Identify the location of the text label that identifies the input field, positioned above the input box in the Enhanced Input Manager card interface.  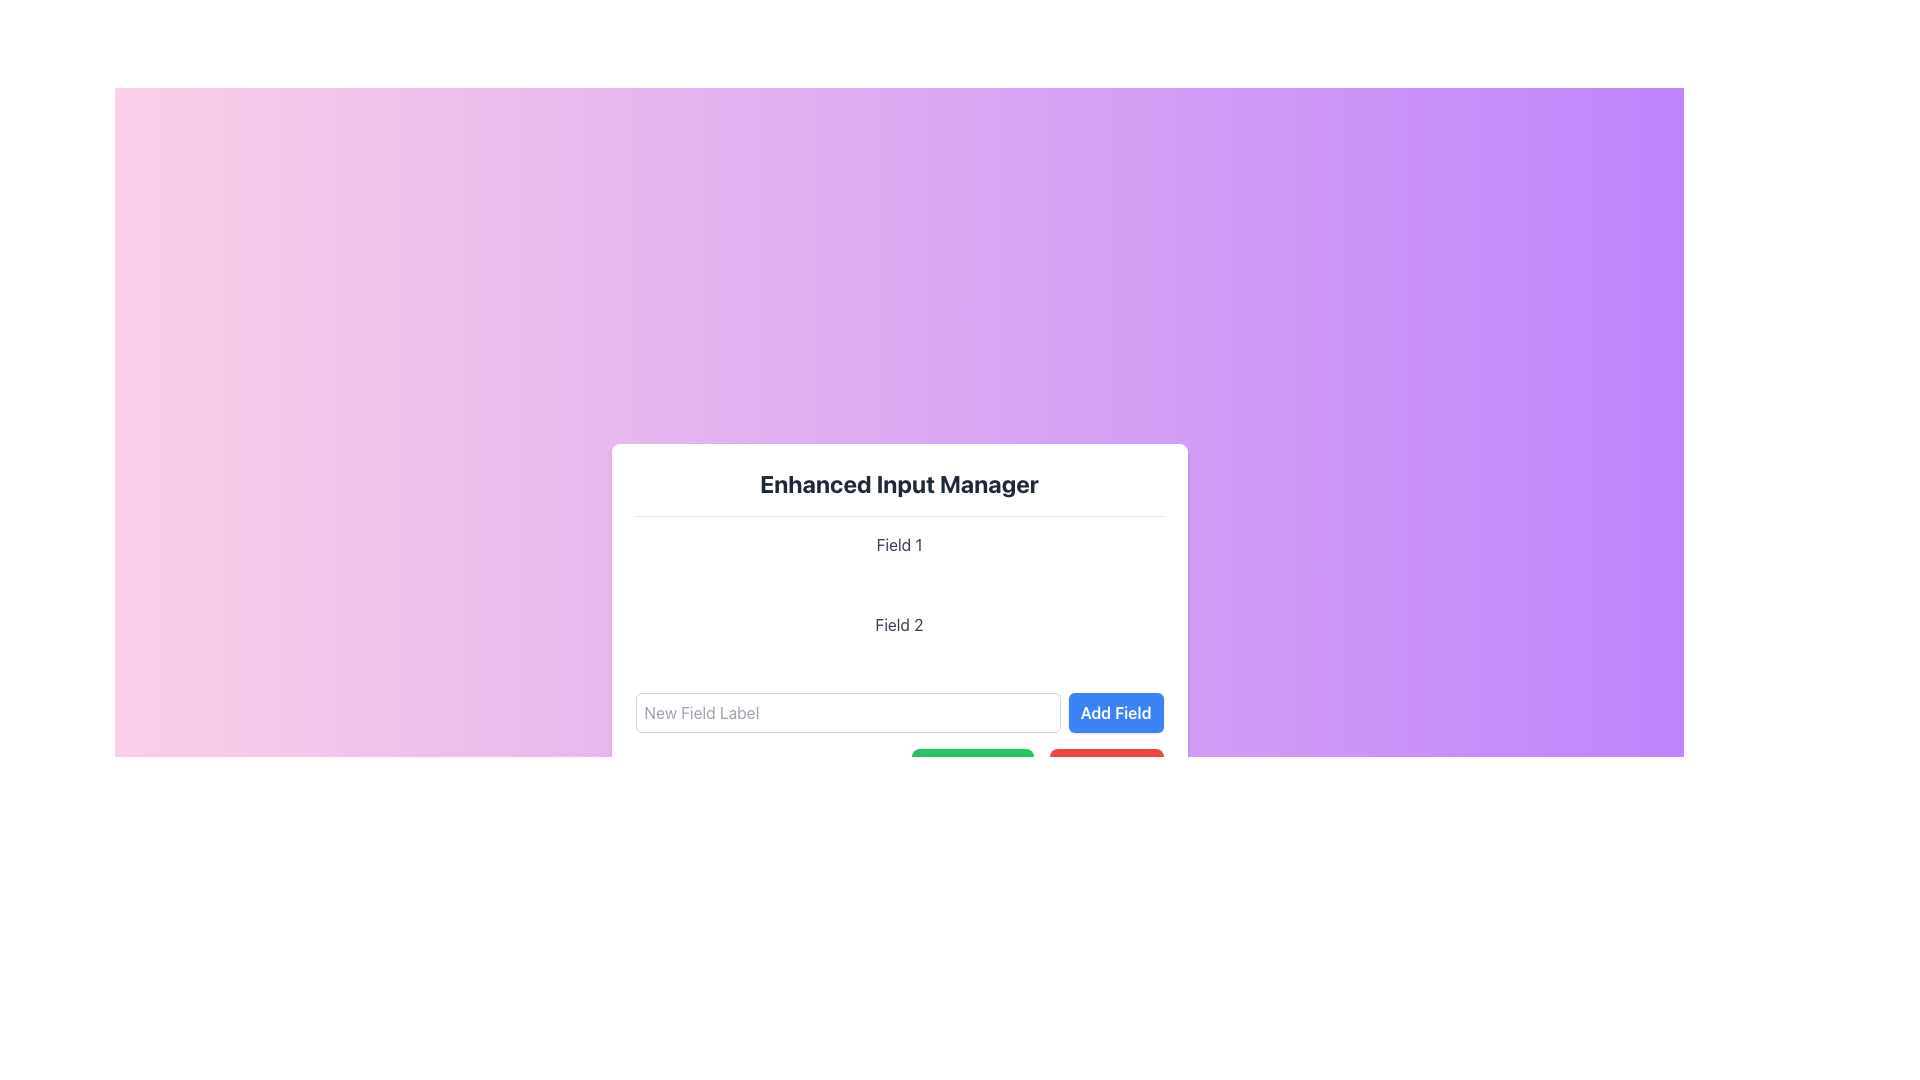
(898, 544).